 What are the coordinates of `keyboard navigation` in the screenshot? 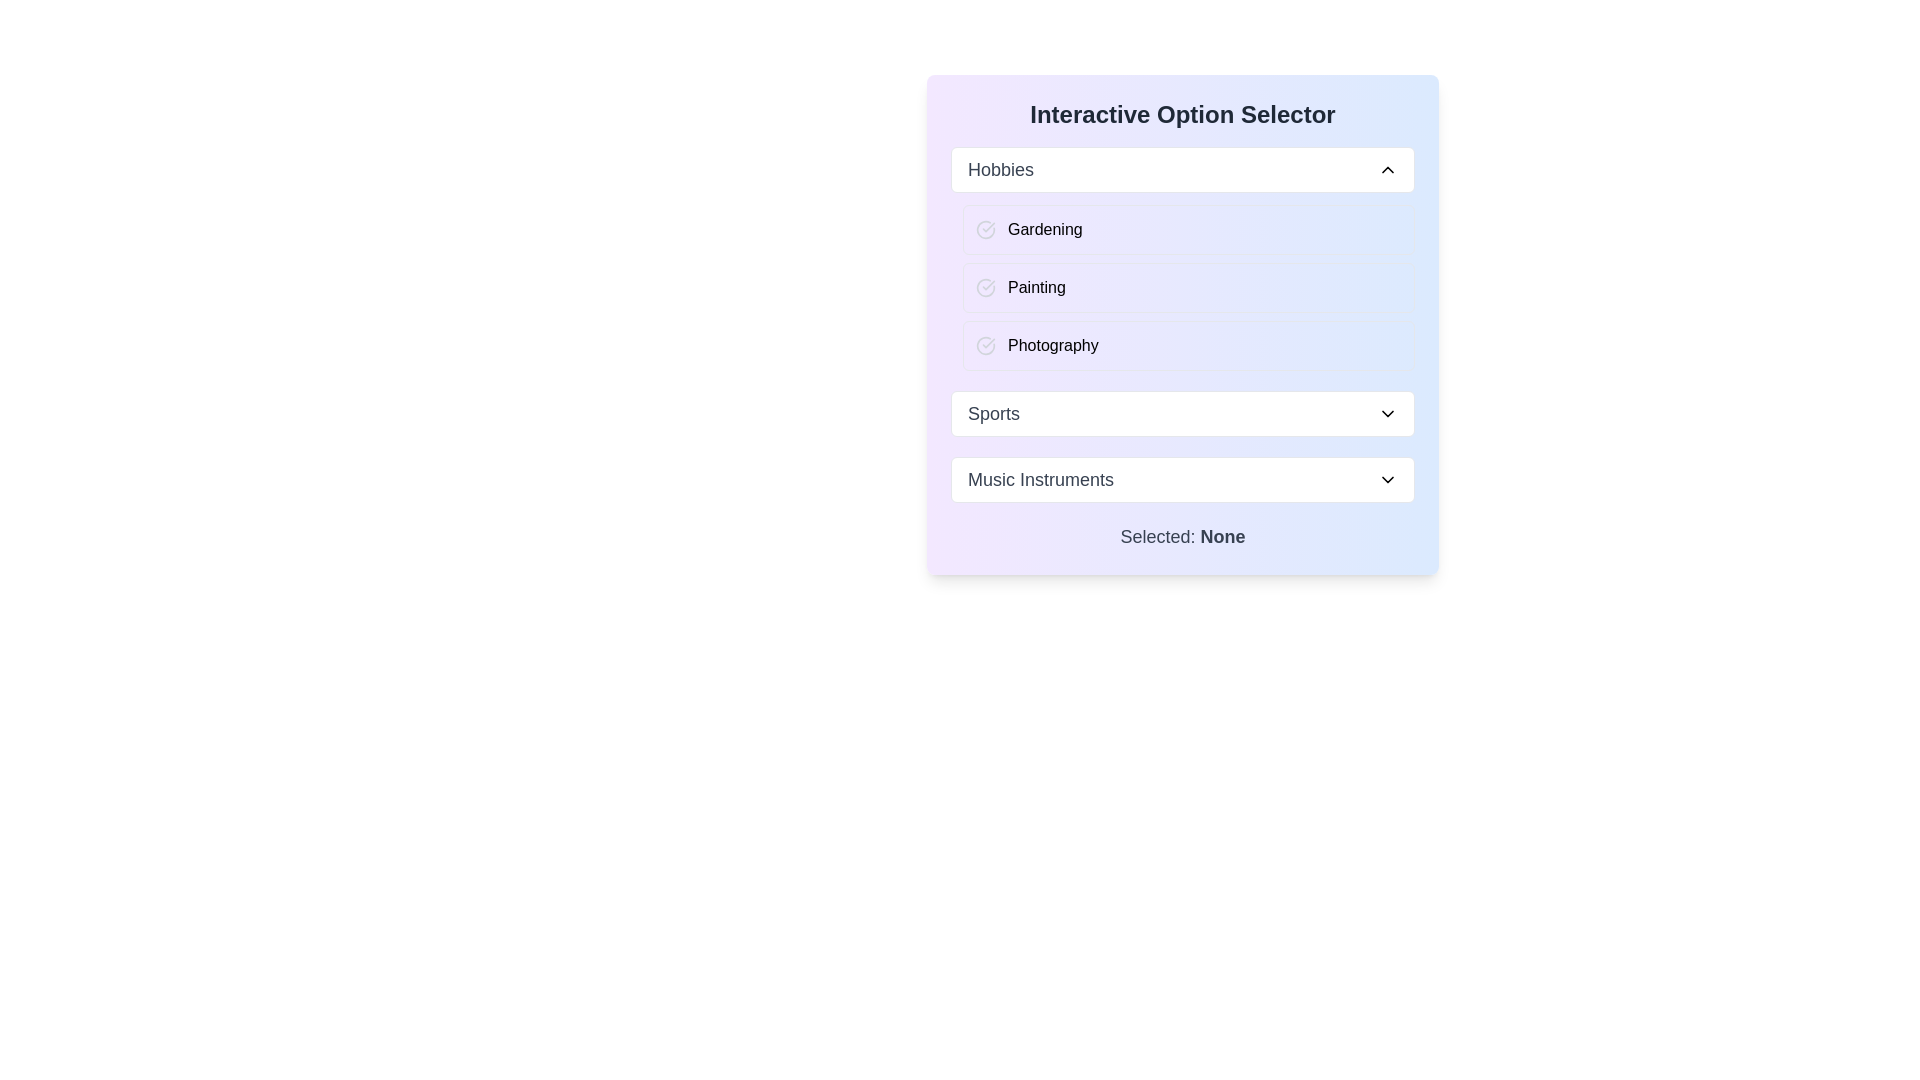 It's located at (1182, 479).